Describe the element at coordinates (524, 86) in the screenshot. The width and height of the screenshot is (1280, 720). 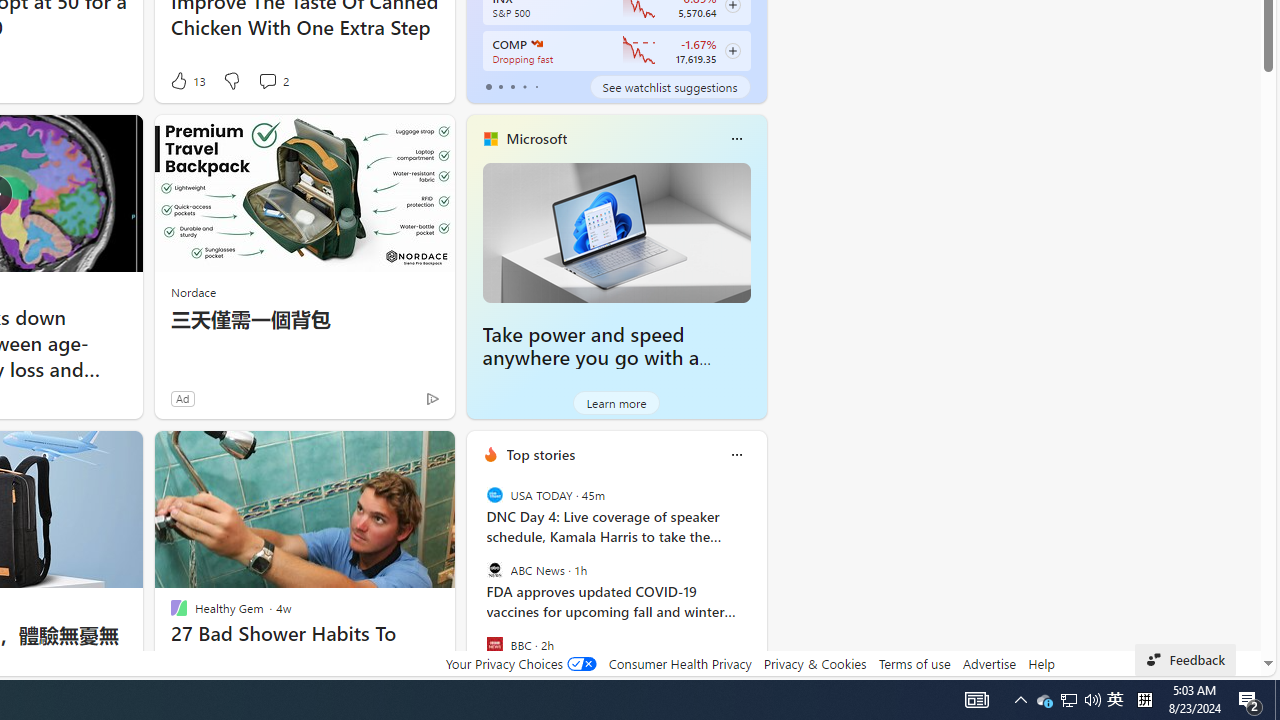
I see `'tab-3'` at that location.